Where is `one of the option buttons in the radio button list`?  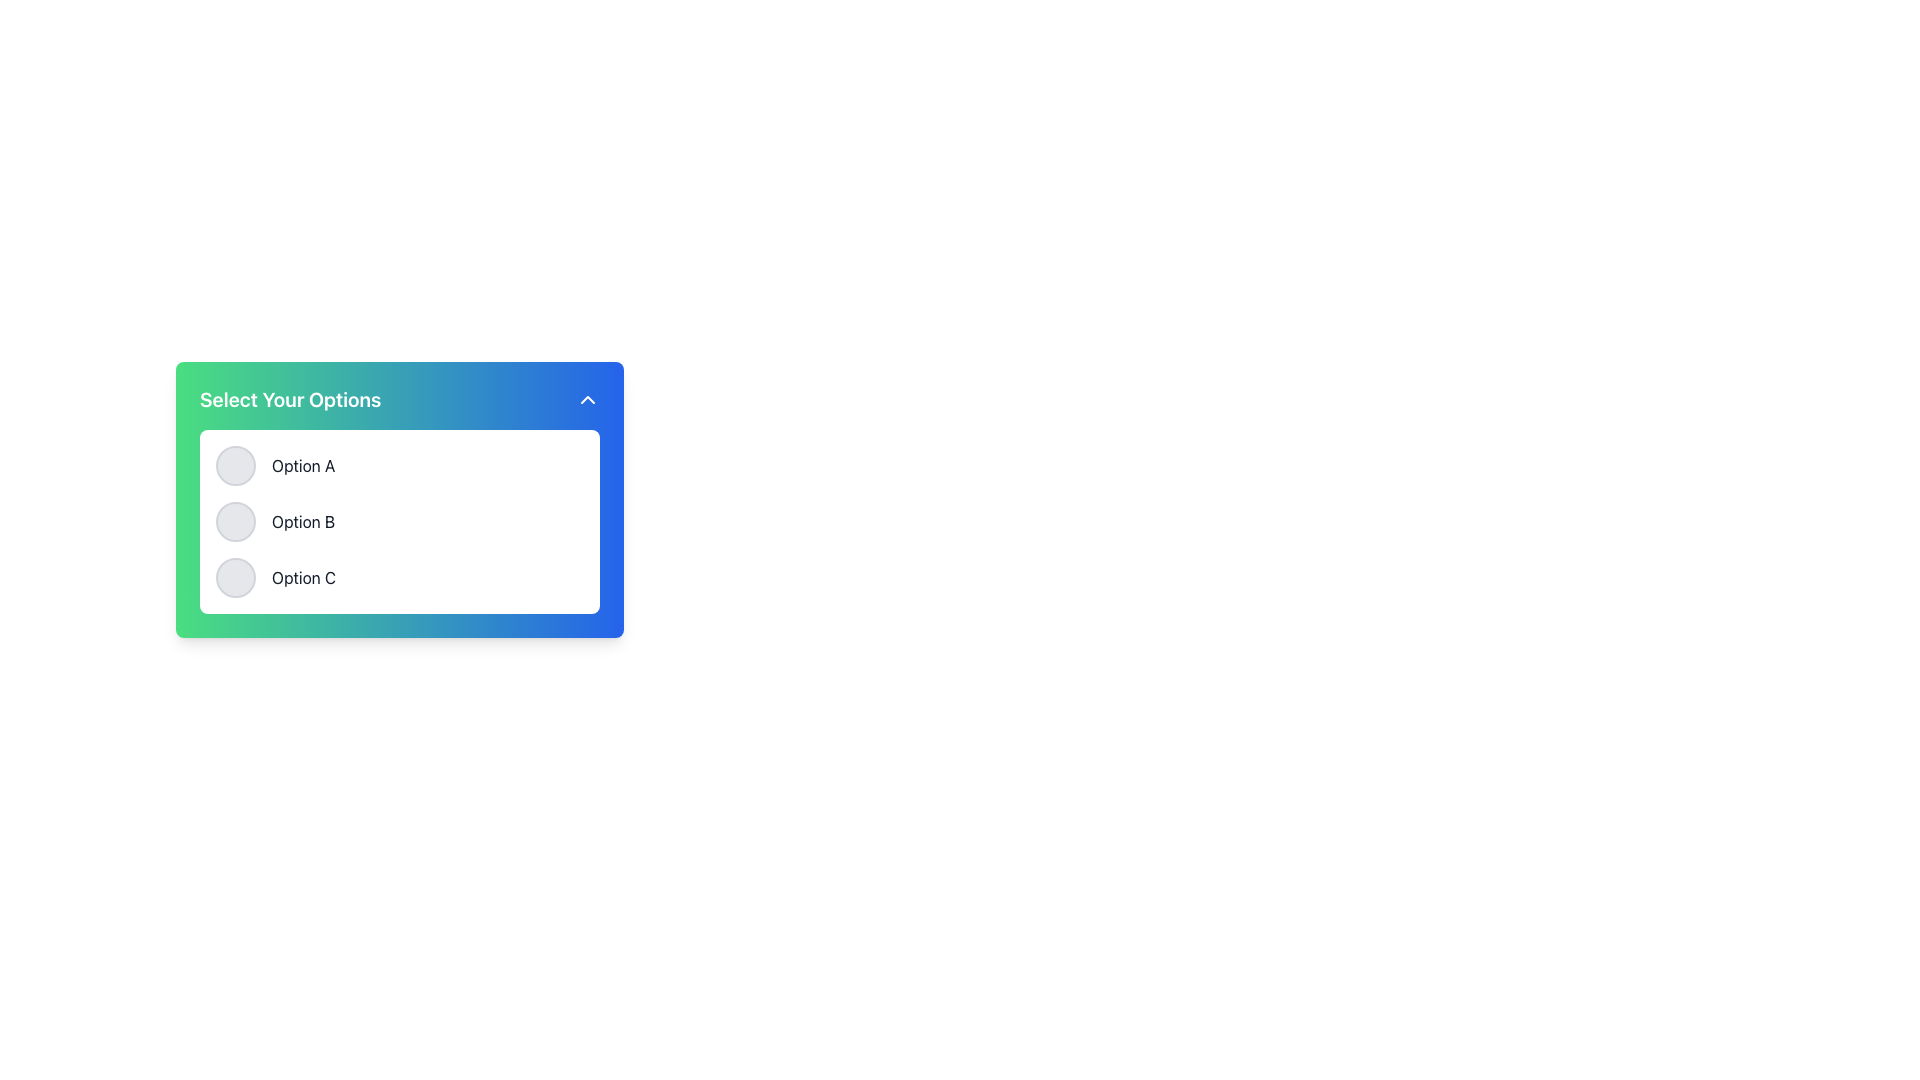 one of the option buttons in the radio button list is located at coordinates (399, 499).